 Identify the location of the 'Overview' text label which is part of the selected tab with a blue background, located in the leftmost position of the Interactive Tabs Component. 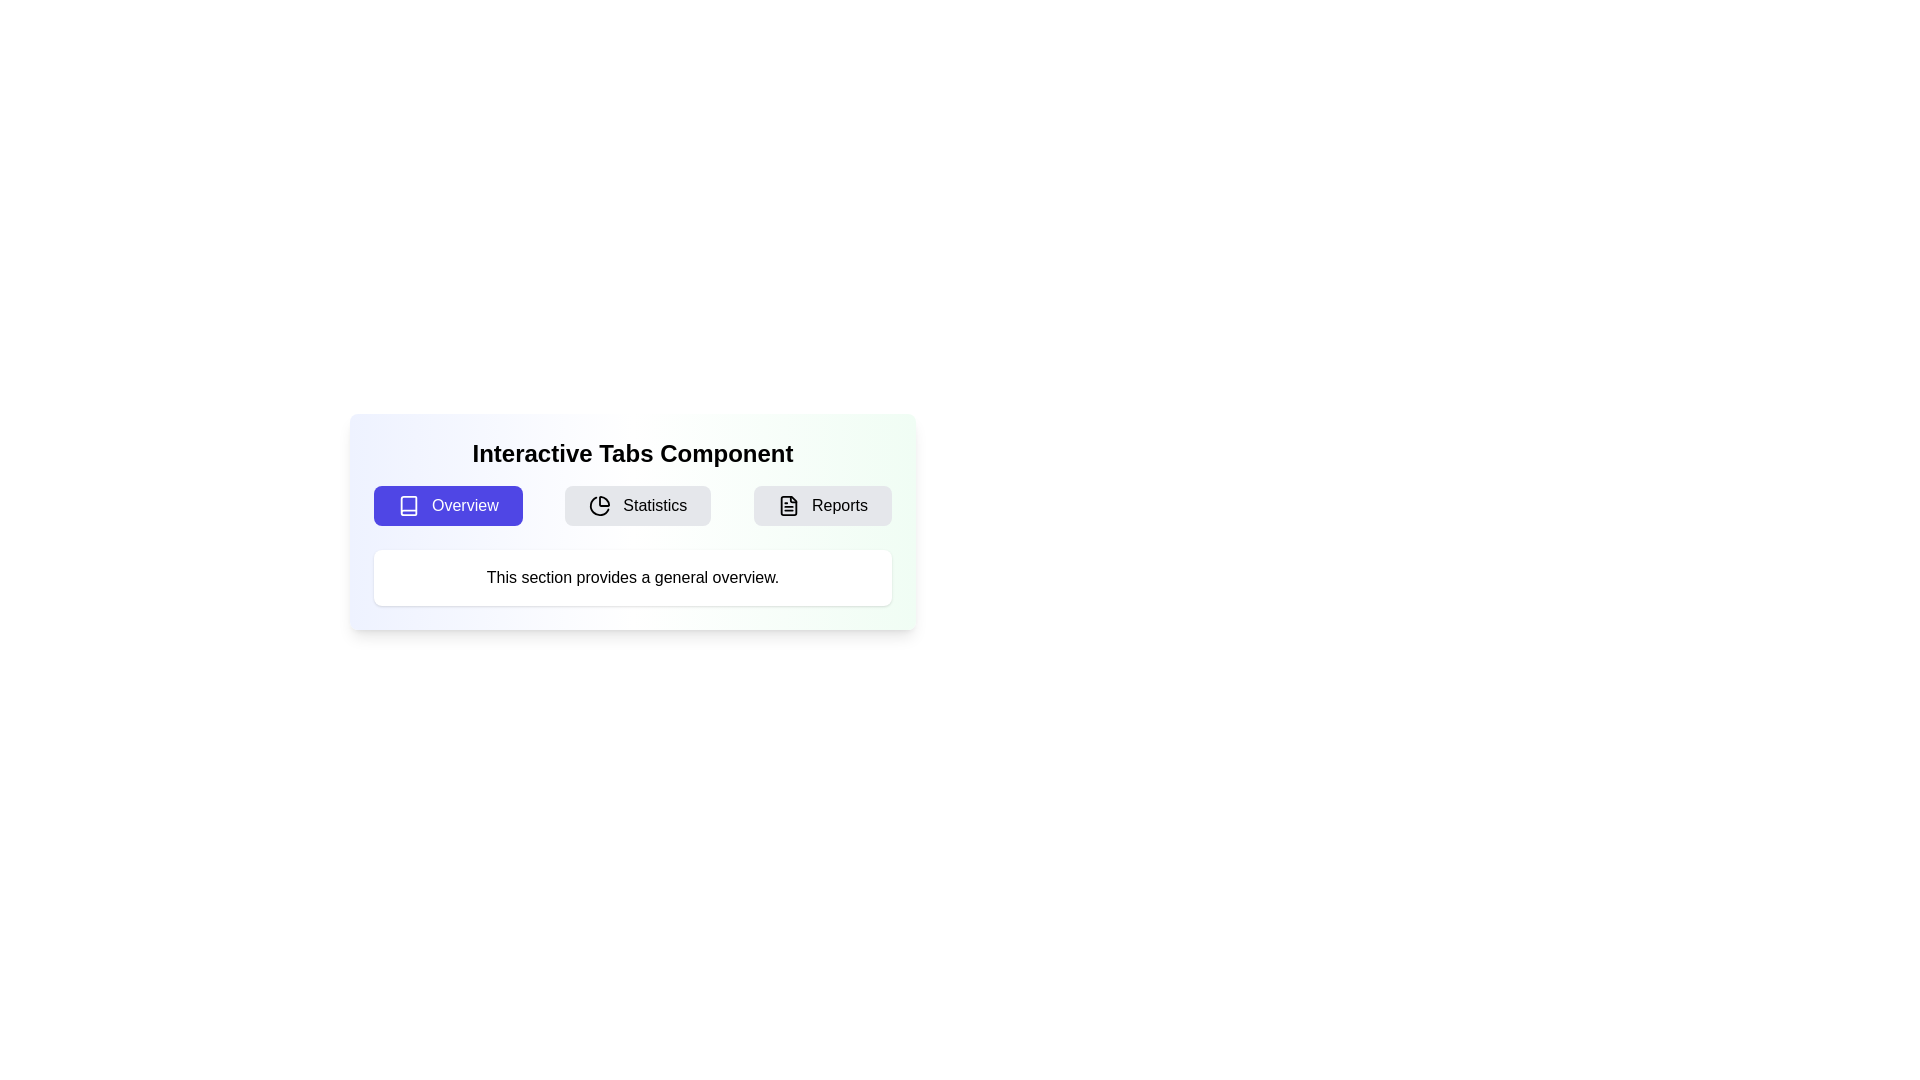
(464, 504).